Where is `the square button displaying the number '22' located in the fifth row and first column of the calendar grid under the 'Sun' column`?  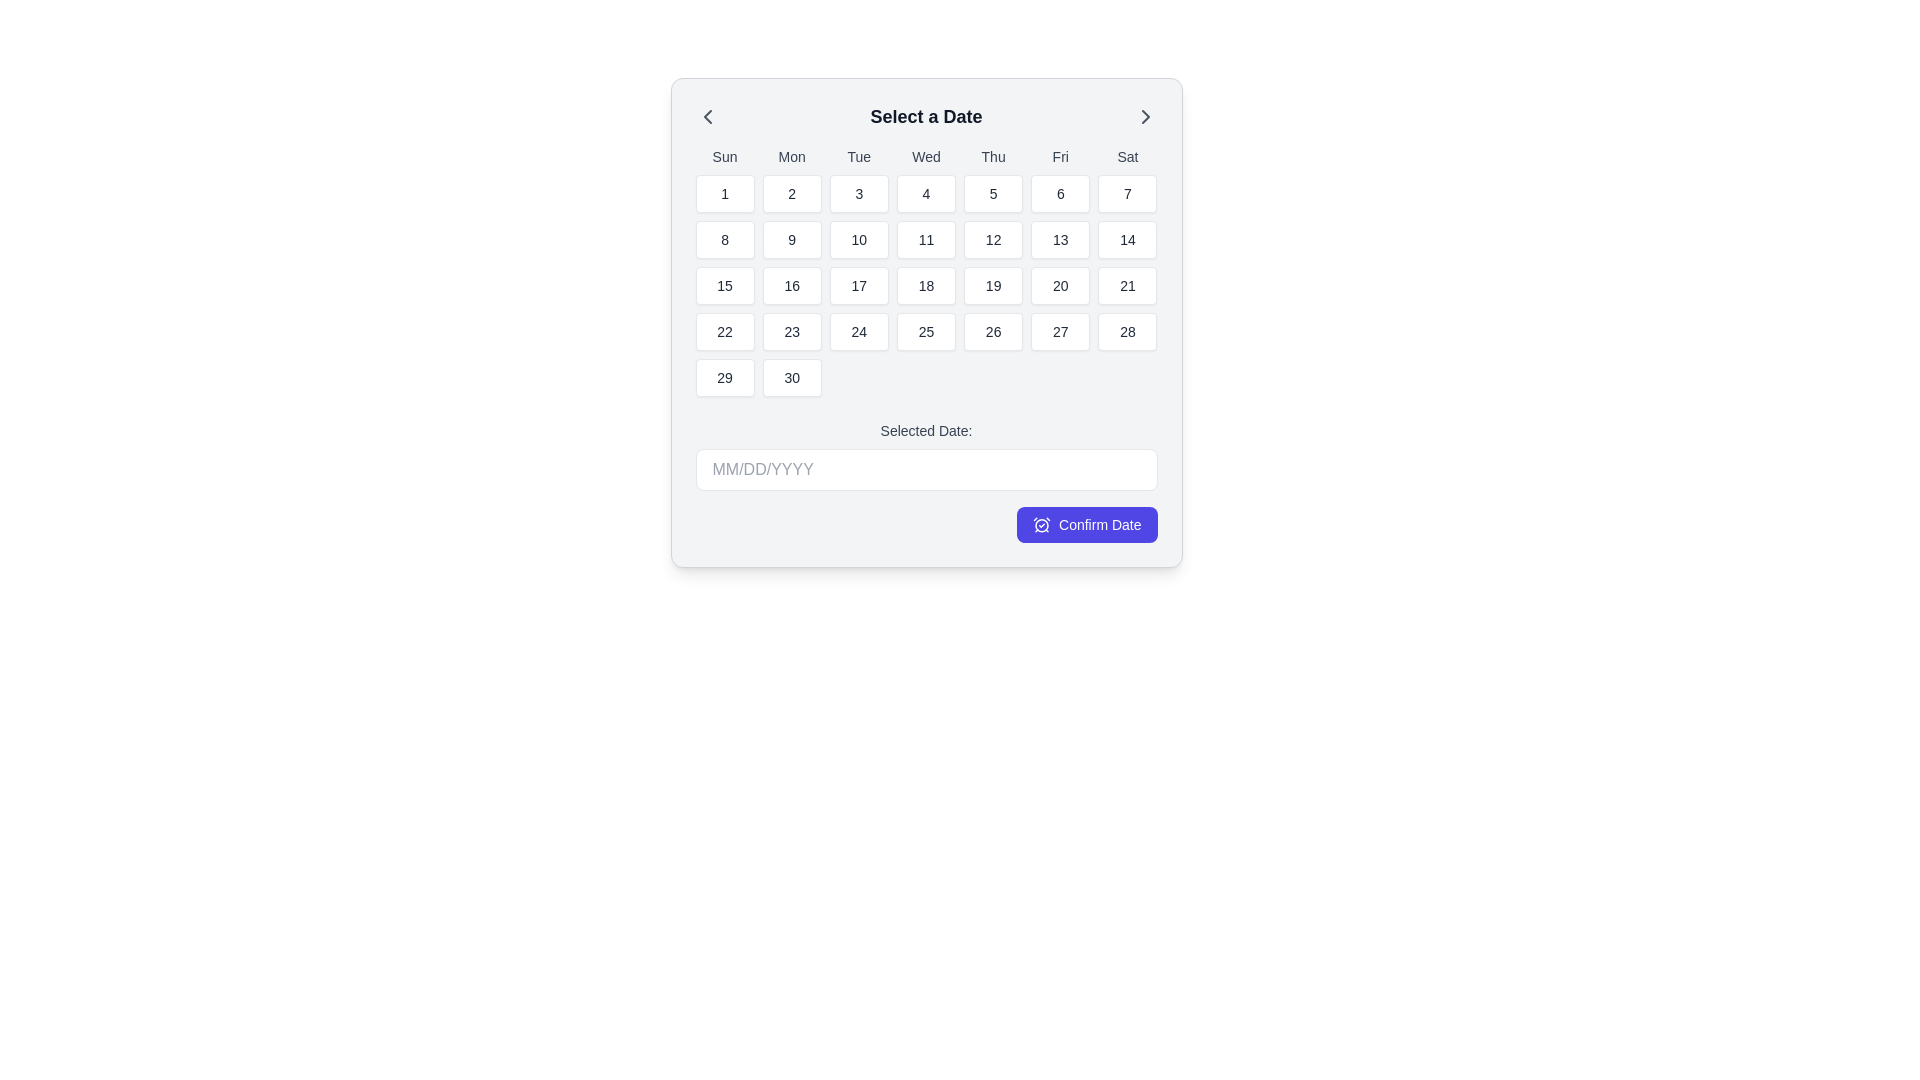 the square button displaying the number '22' located in the fifth row and first column of the calendar grid under the 'Sun' column is located at coordinates (723, 330).